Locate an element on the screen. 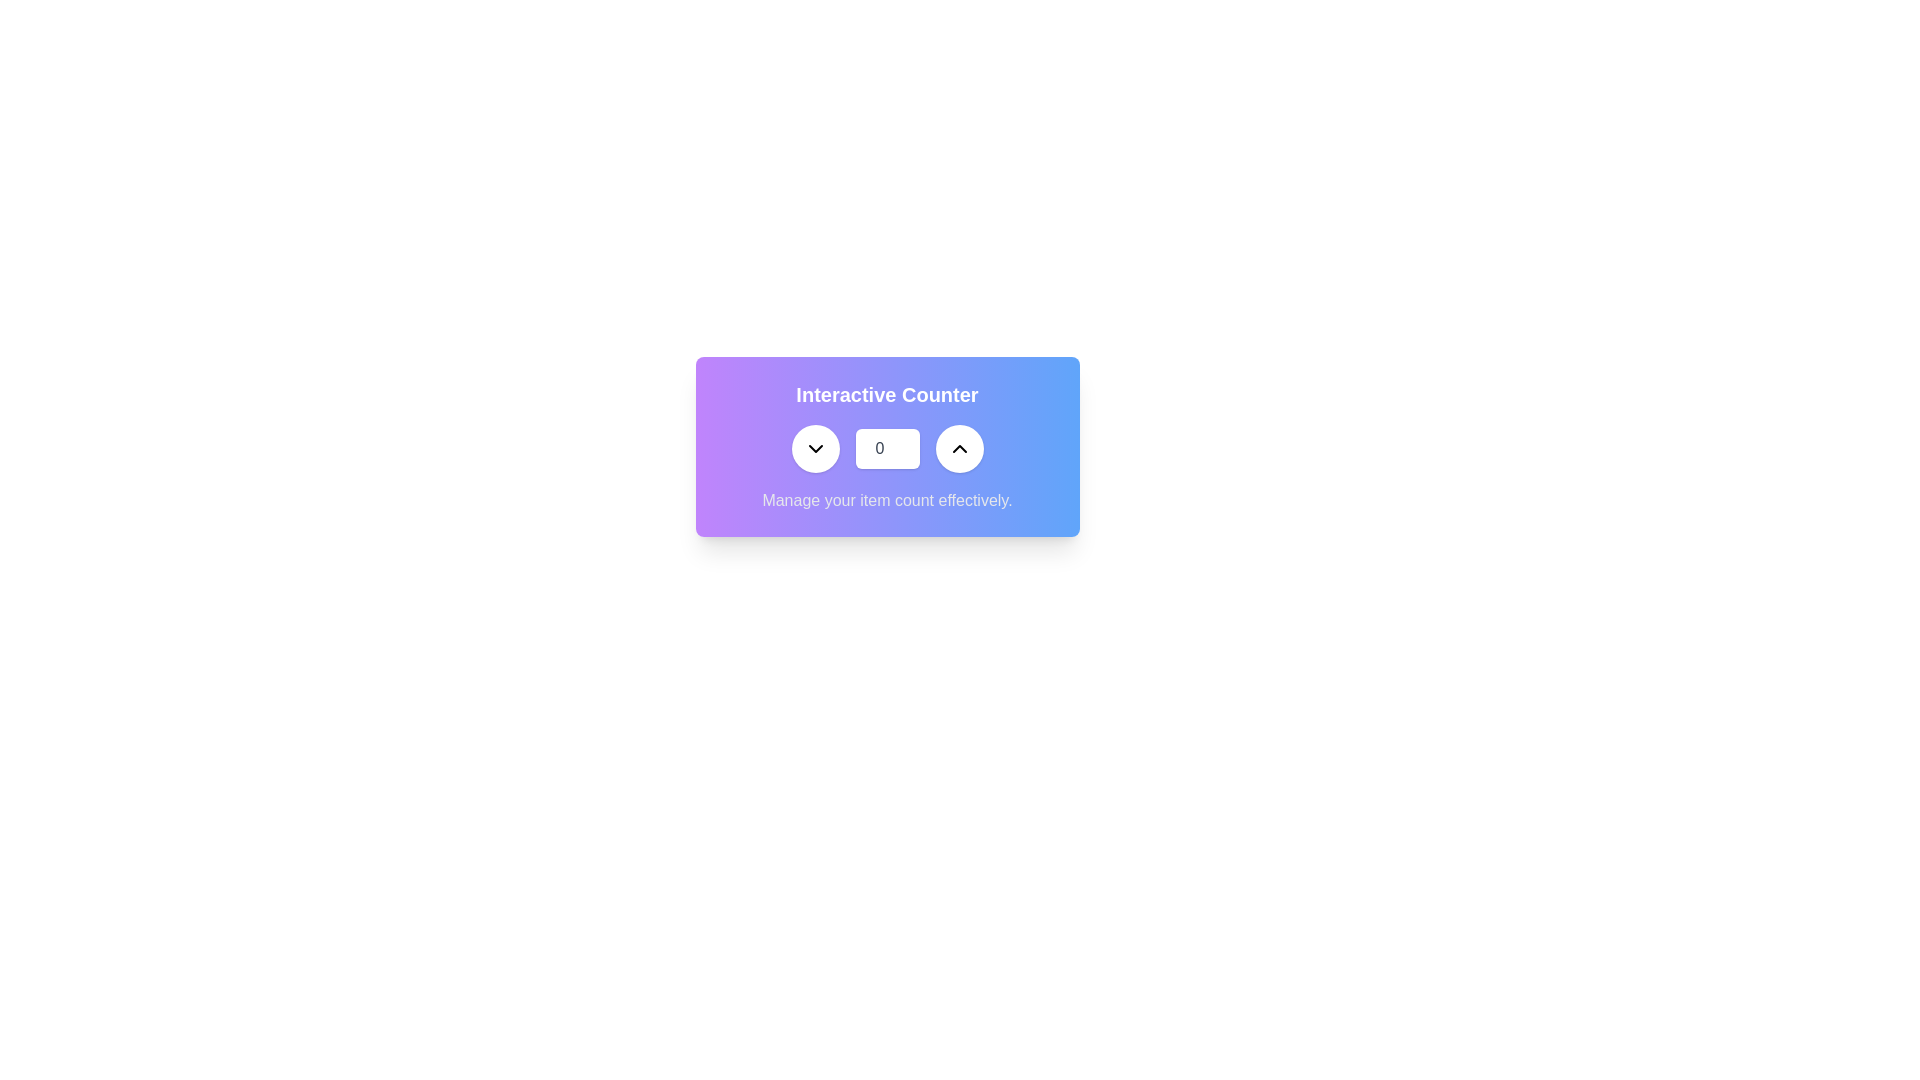 This screenshot has height=1080, width=1920. the first circular button in the middle of the interface card is located at coordinates (815, 447).